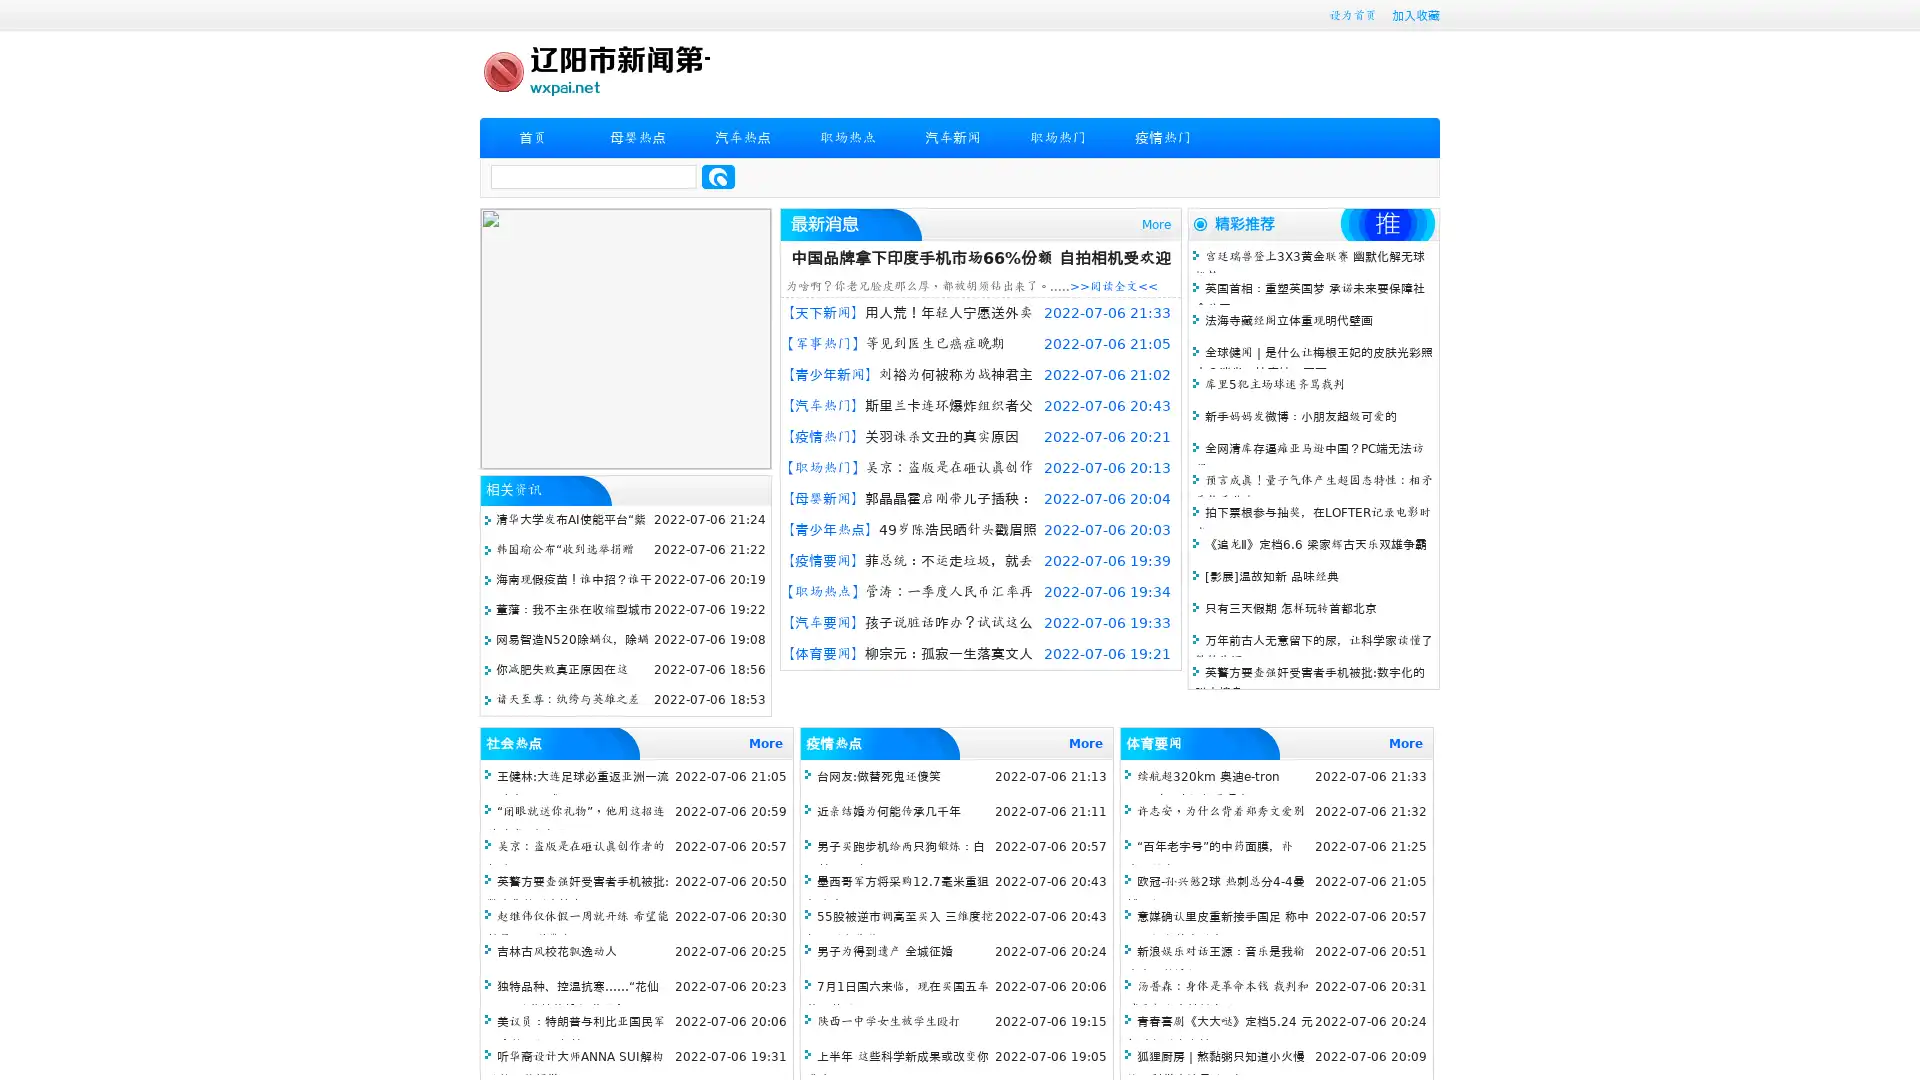 The width and height of the screenshot is (1920, 1080). What do you see at coordinates (718, 176) in the screenshot?
I see `Search` at bounding box center [718, 176].